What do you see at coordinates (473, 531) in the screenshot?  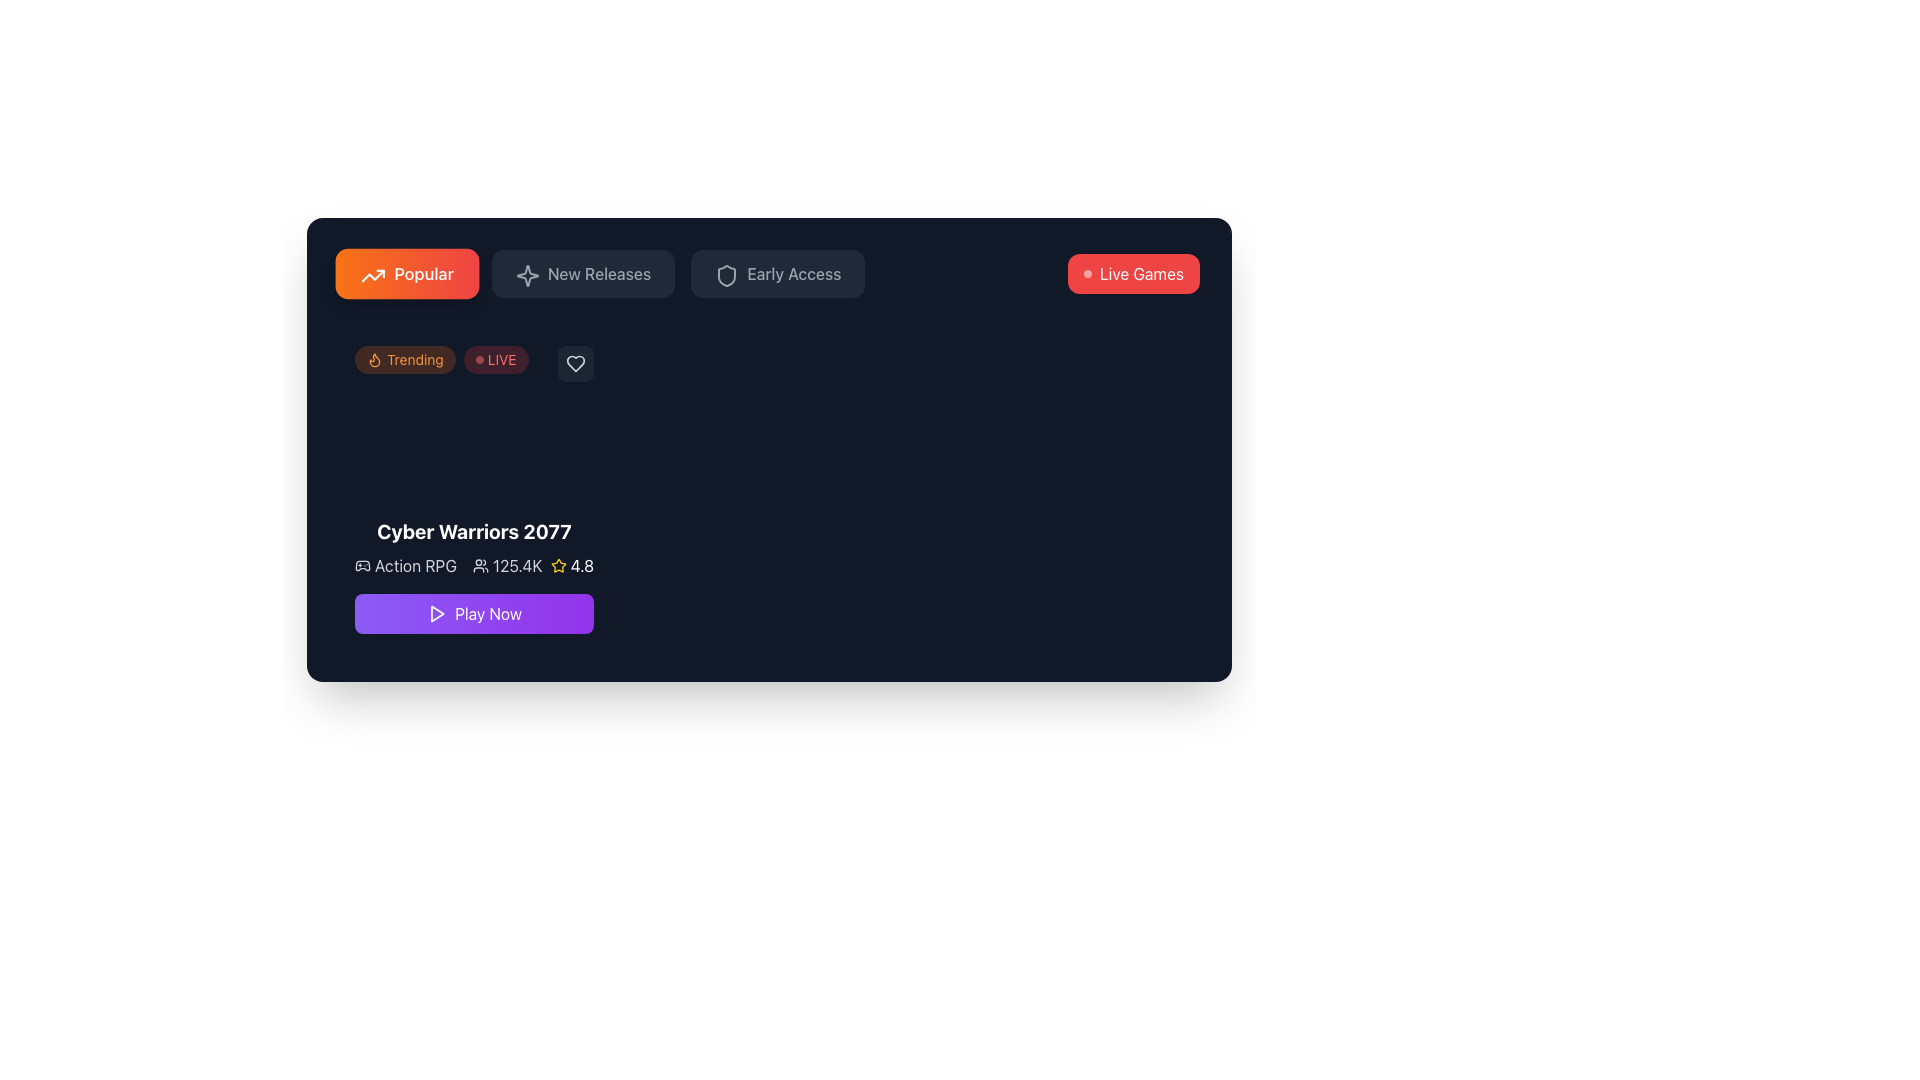 I see `the bold, white-colored text label stating 'Cyber Warriors 2077' located at the bottom-left of the card-like layout` at bounding box center [473, 531].